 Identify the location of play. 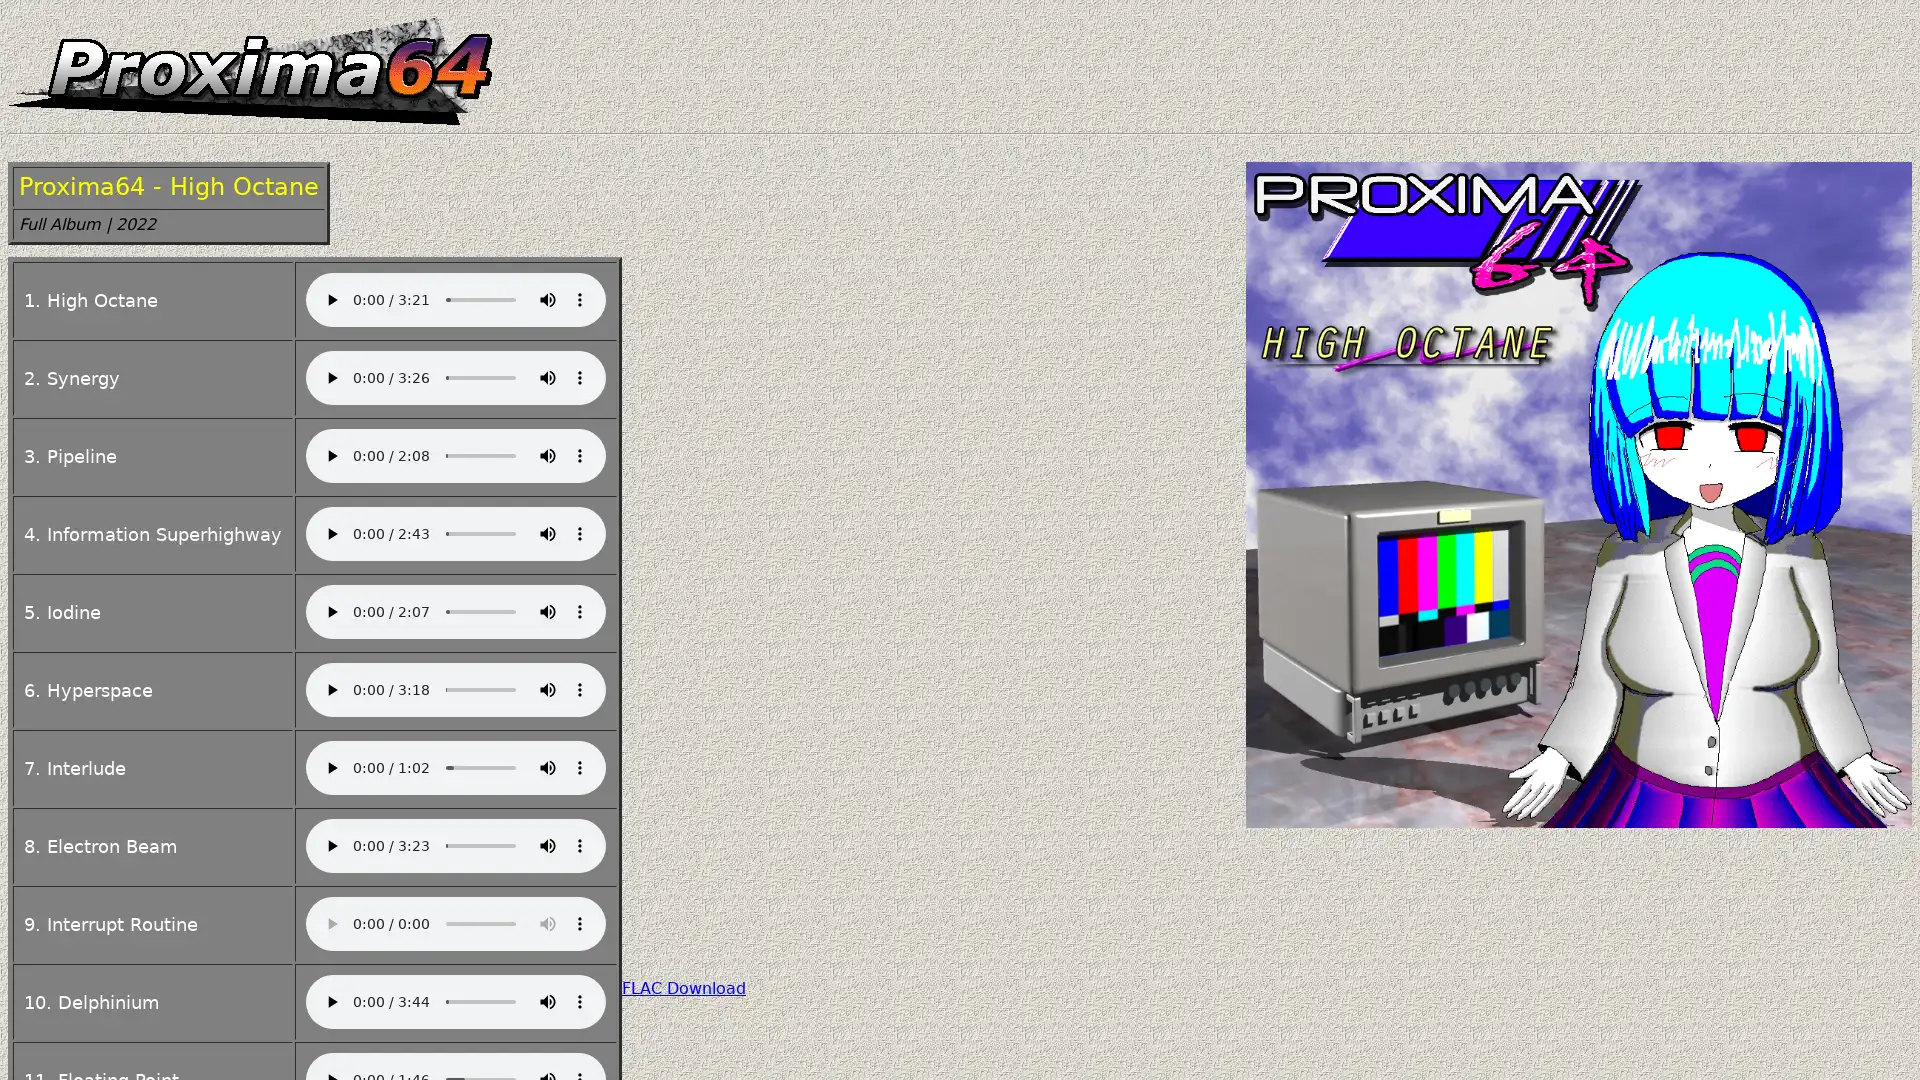
(331, 378).